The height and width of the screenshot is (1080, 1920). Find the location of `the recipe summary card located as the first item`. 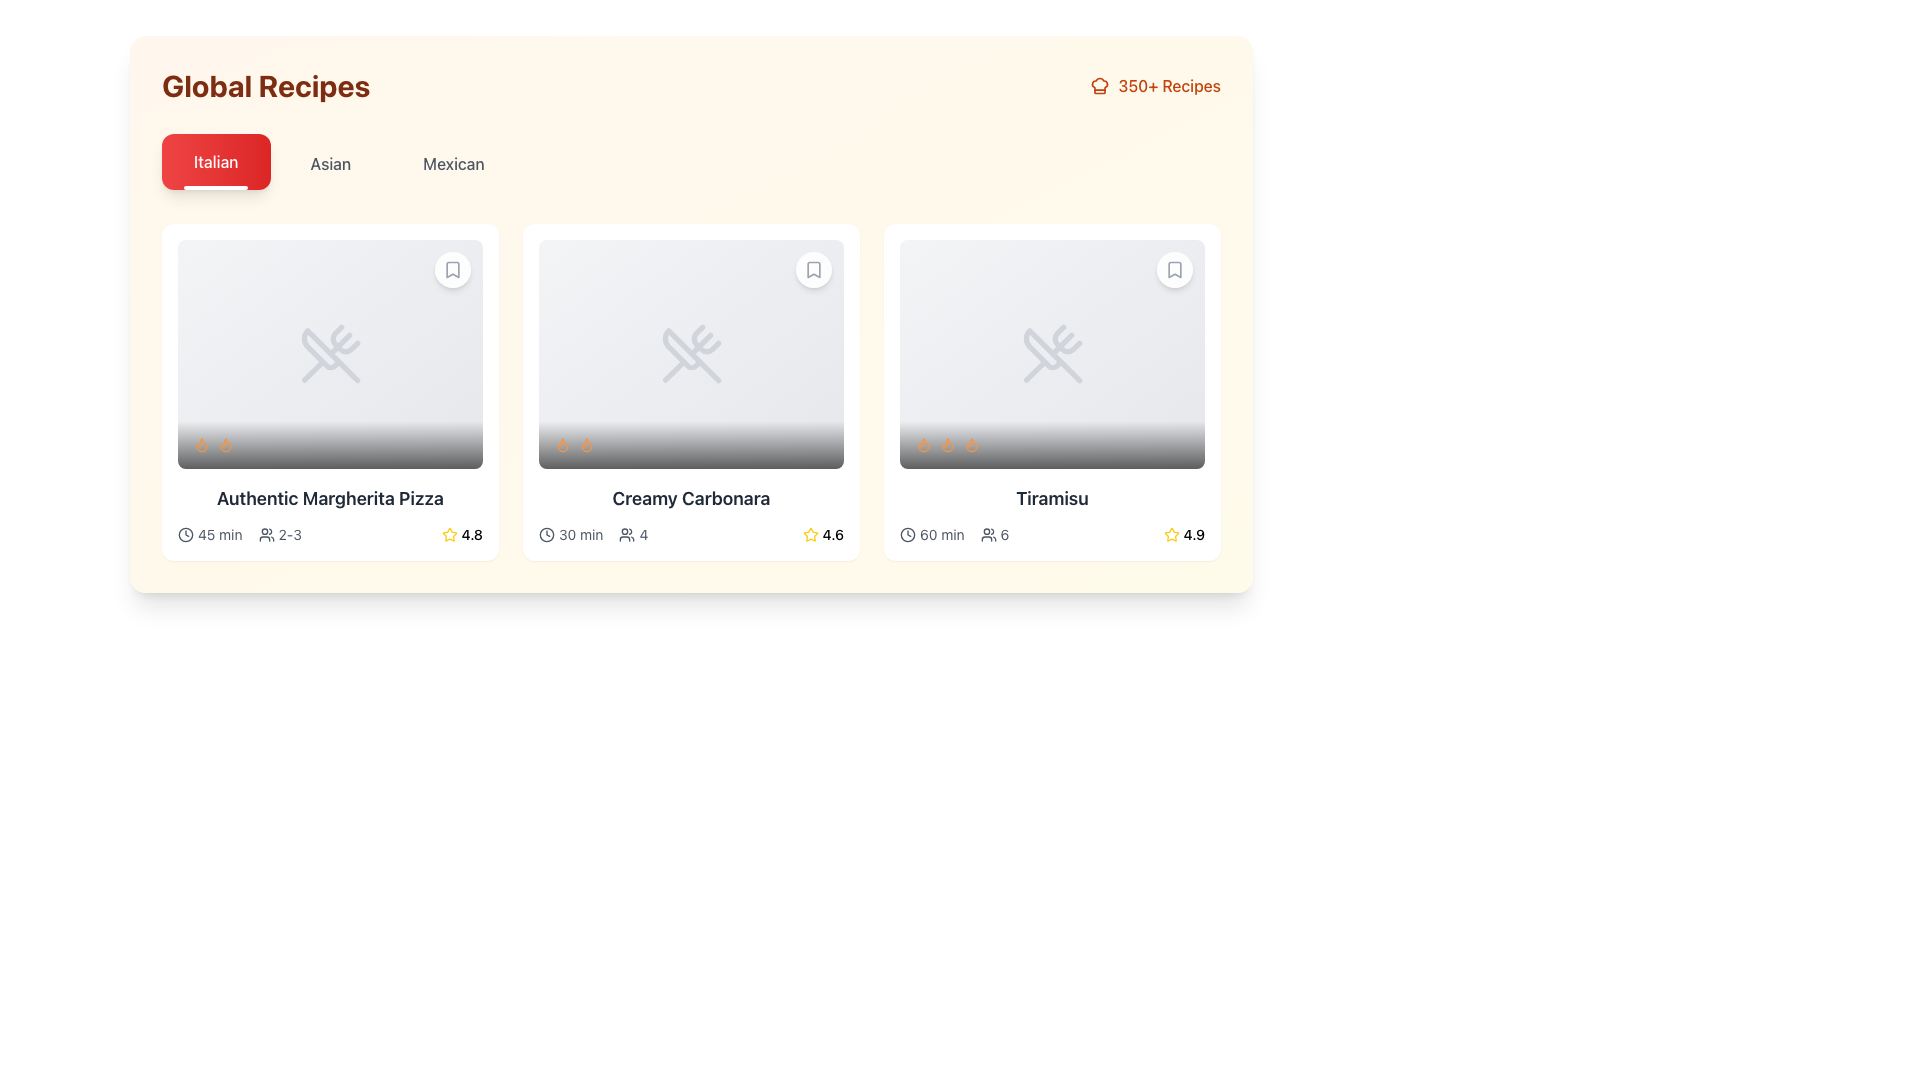

the recipe summary card located as the first item is located at coordinates (330, 392).